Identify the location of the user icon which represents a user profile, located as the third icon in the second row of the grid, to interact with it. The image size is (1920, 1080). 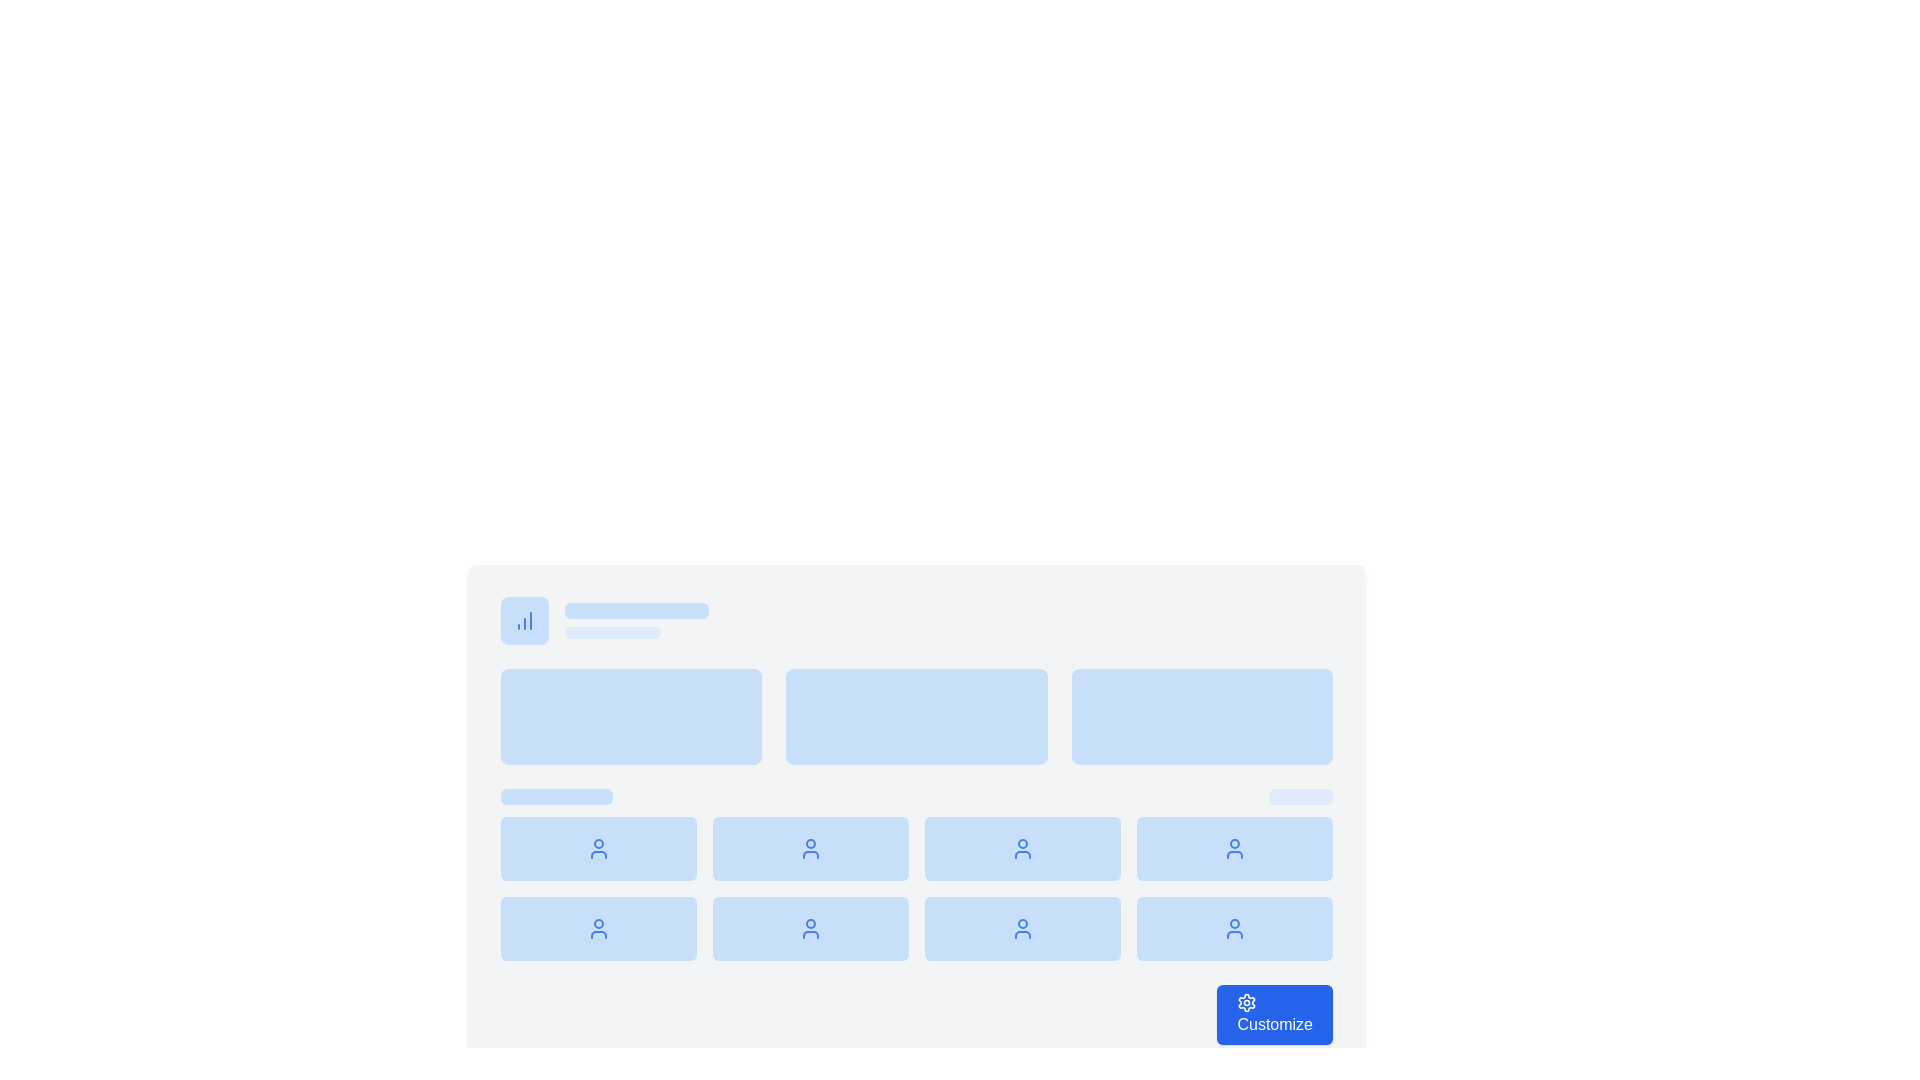
(1022, 929).